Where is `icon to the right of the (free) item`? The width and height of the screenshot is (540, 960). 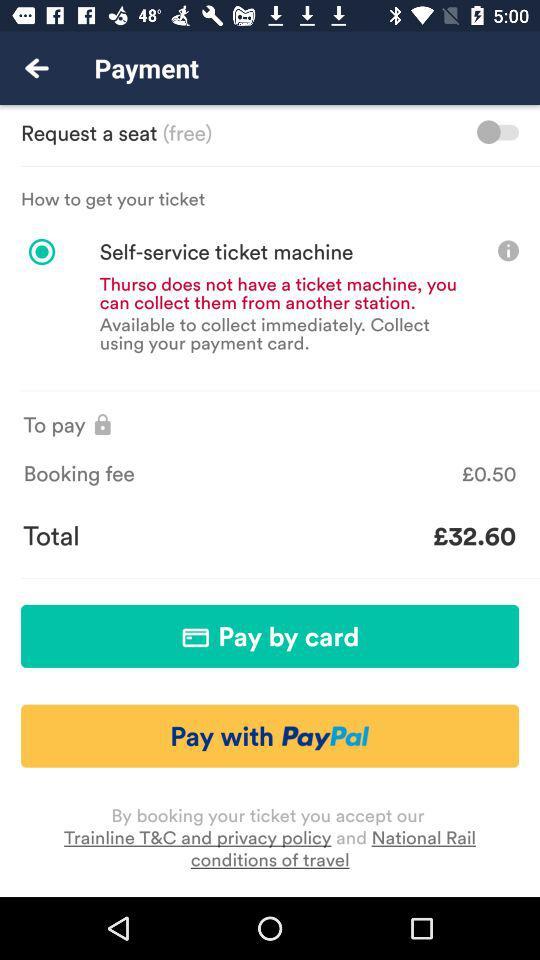
icon to the right of the (free) item is located at coordinates (496, 131).